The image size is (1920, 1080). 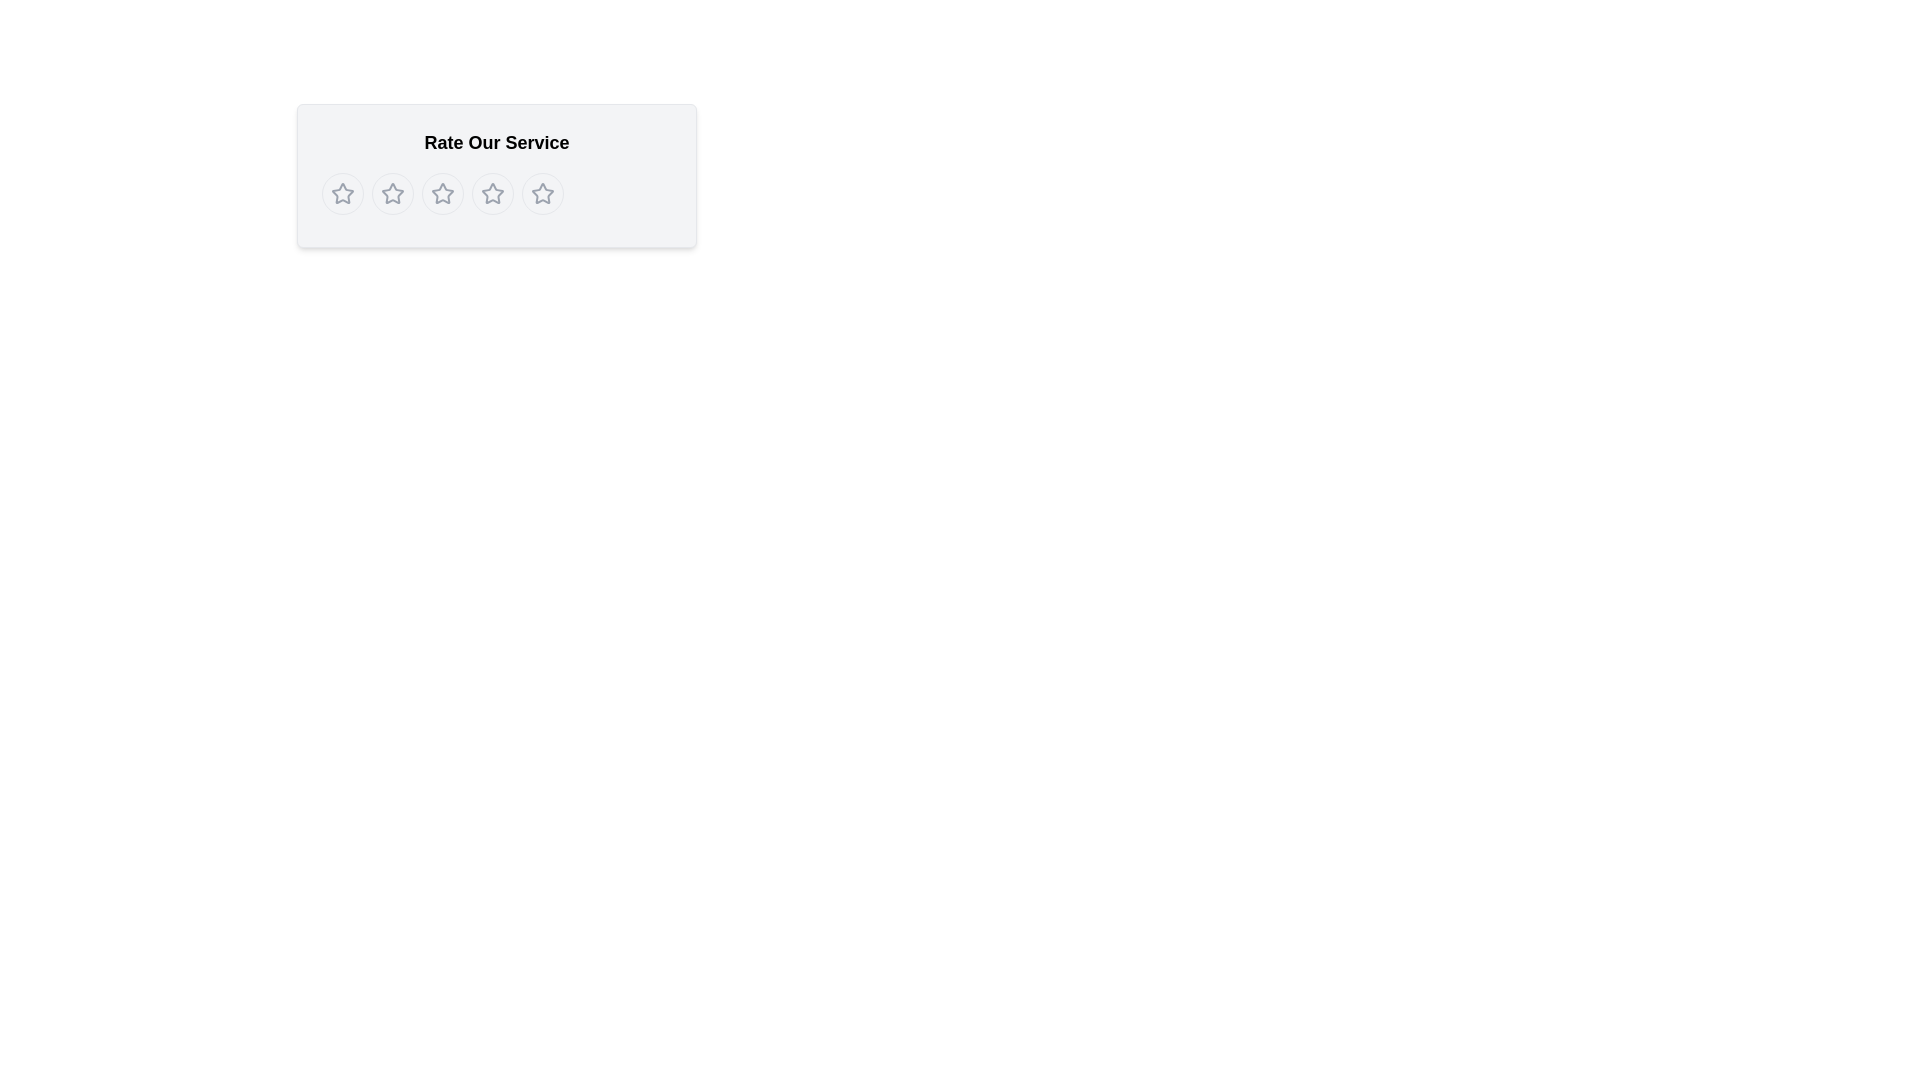 What do you see at coordinates (497, 193) in the screenshot?
I see `the fourth circular button labeled 'Rate 4' that contains a star icon, which is used for rating our service` at bounding box center [497, 193].